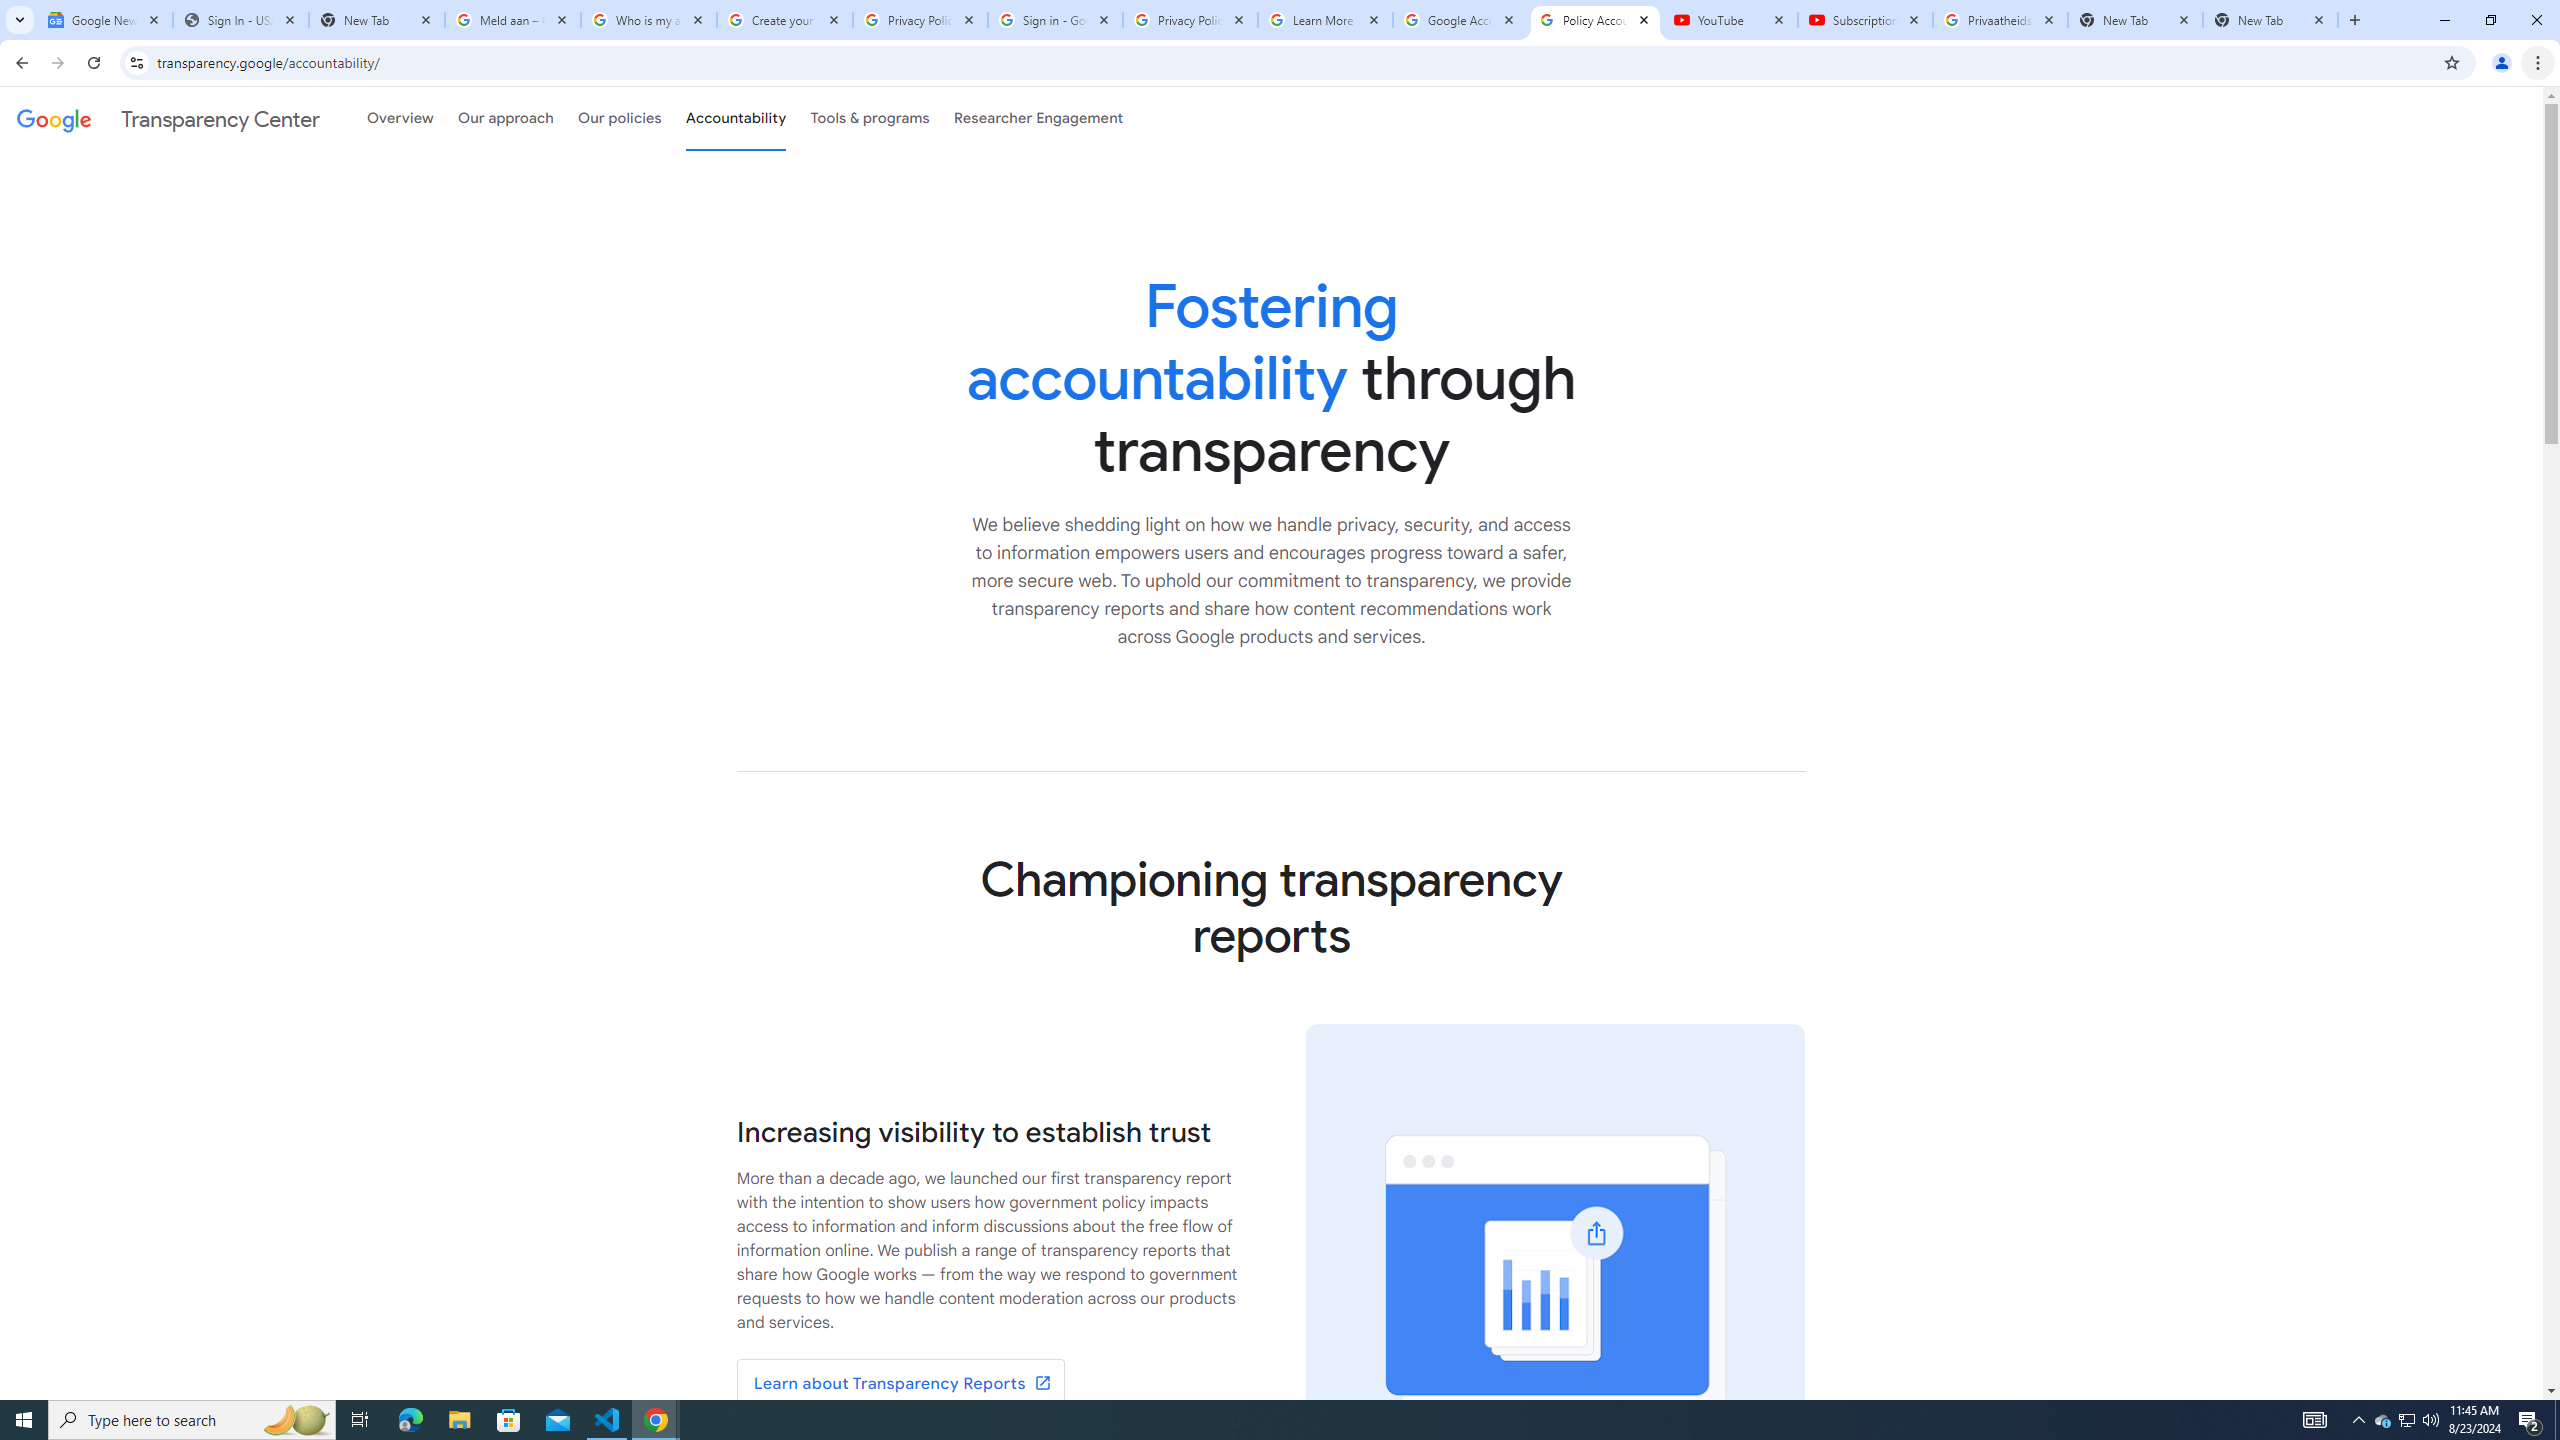  Describe the element at coordinates (1039, 118) in the screenshot. I see `'Researcher Engagement'` at that location.